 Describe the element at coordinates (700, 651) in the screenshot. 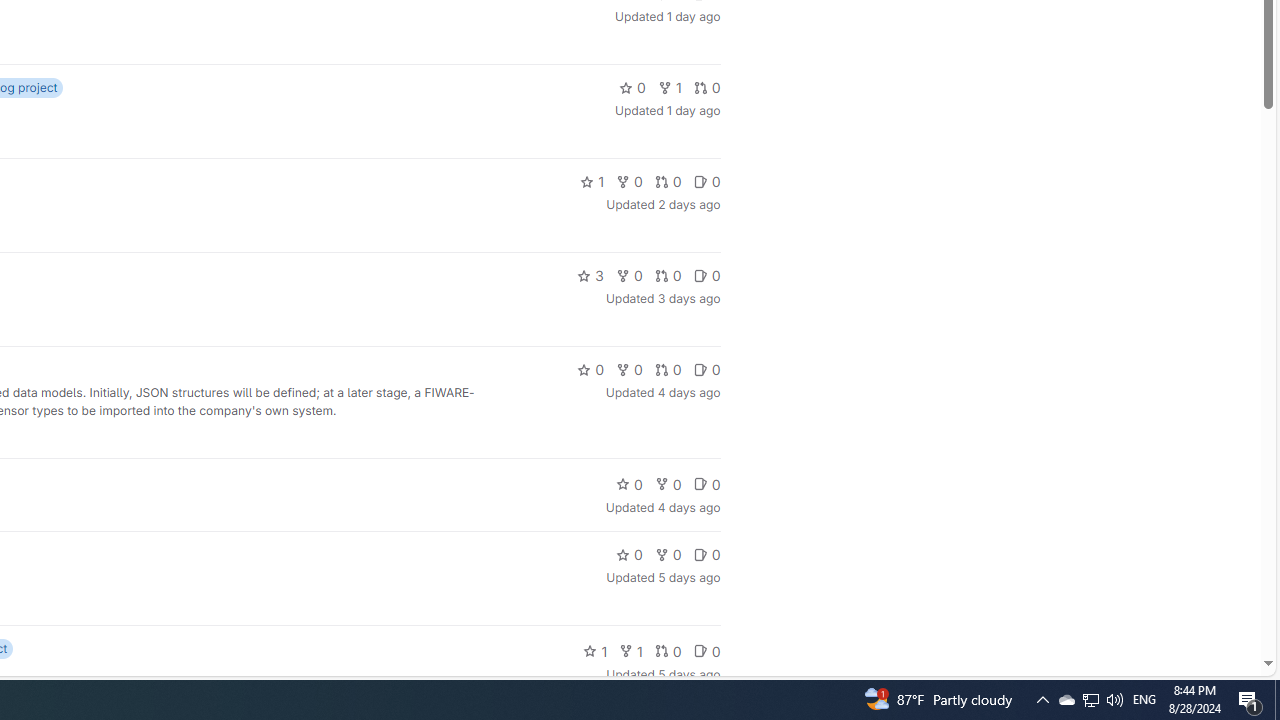

I see `'Class: s14 gl-mr-2'` at that location.